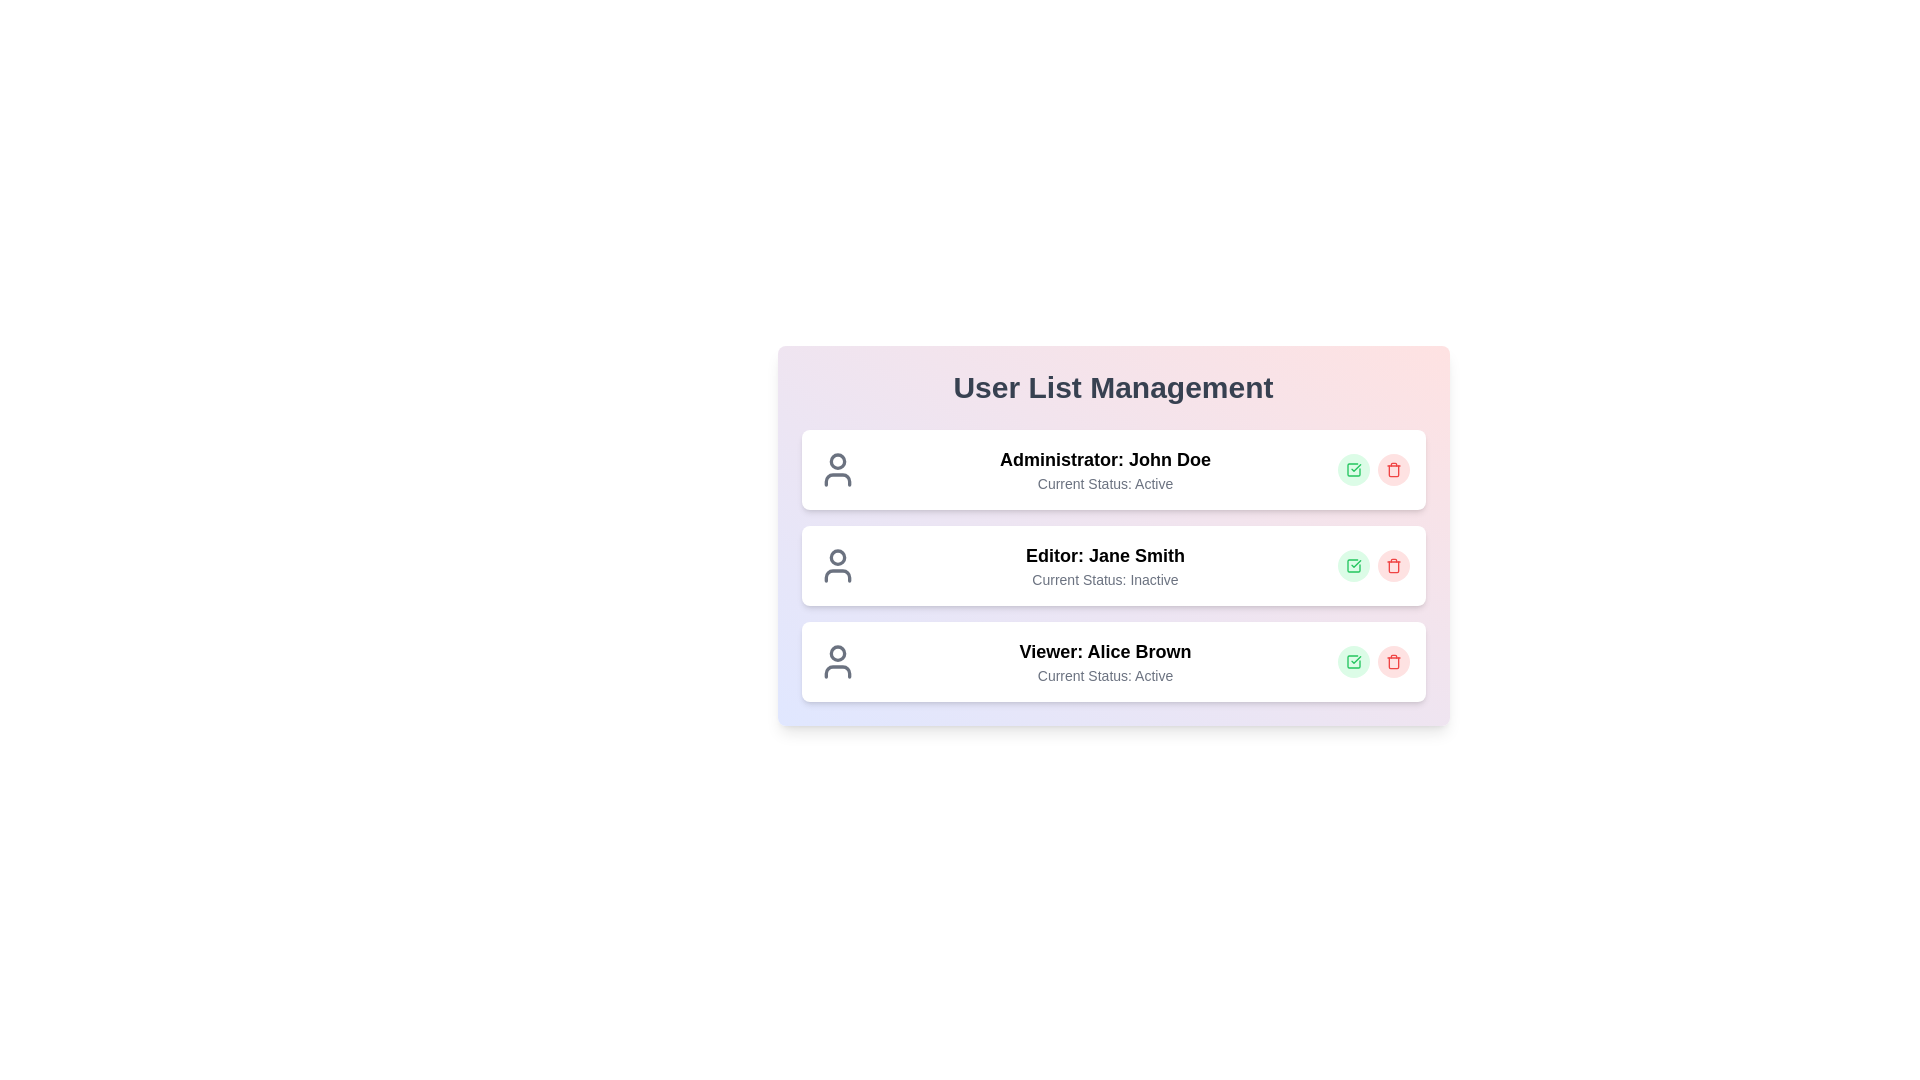 The height and width of the screenshot is (1080, 1920). What do you see at coordinates (1112, 388) in the screenshot?
I see `the Text Header element that displays 'User List Management' for accessibility purposes` at bounding box center [1112, 388].